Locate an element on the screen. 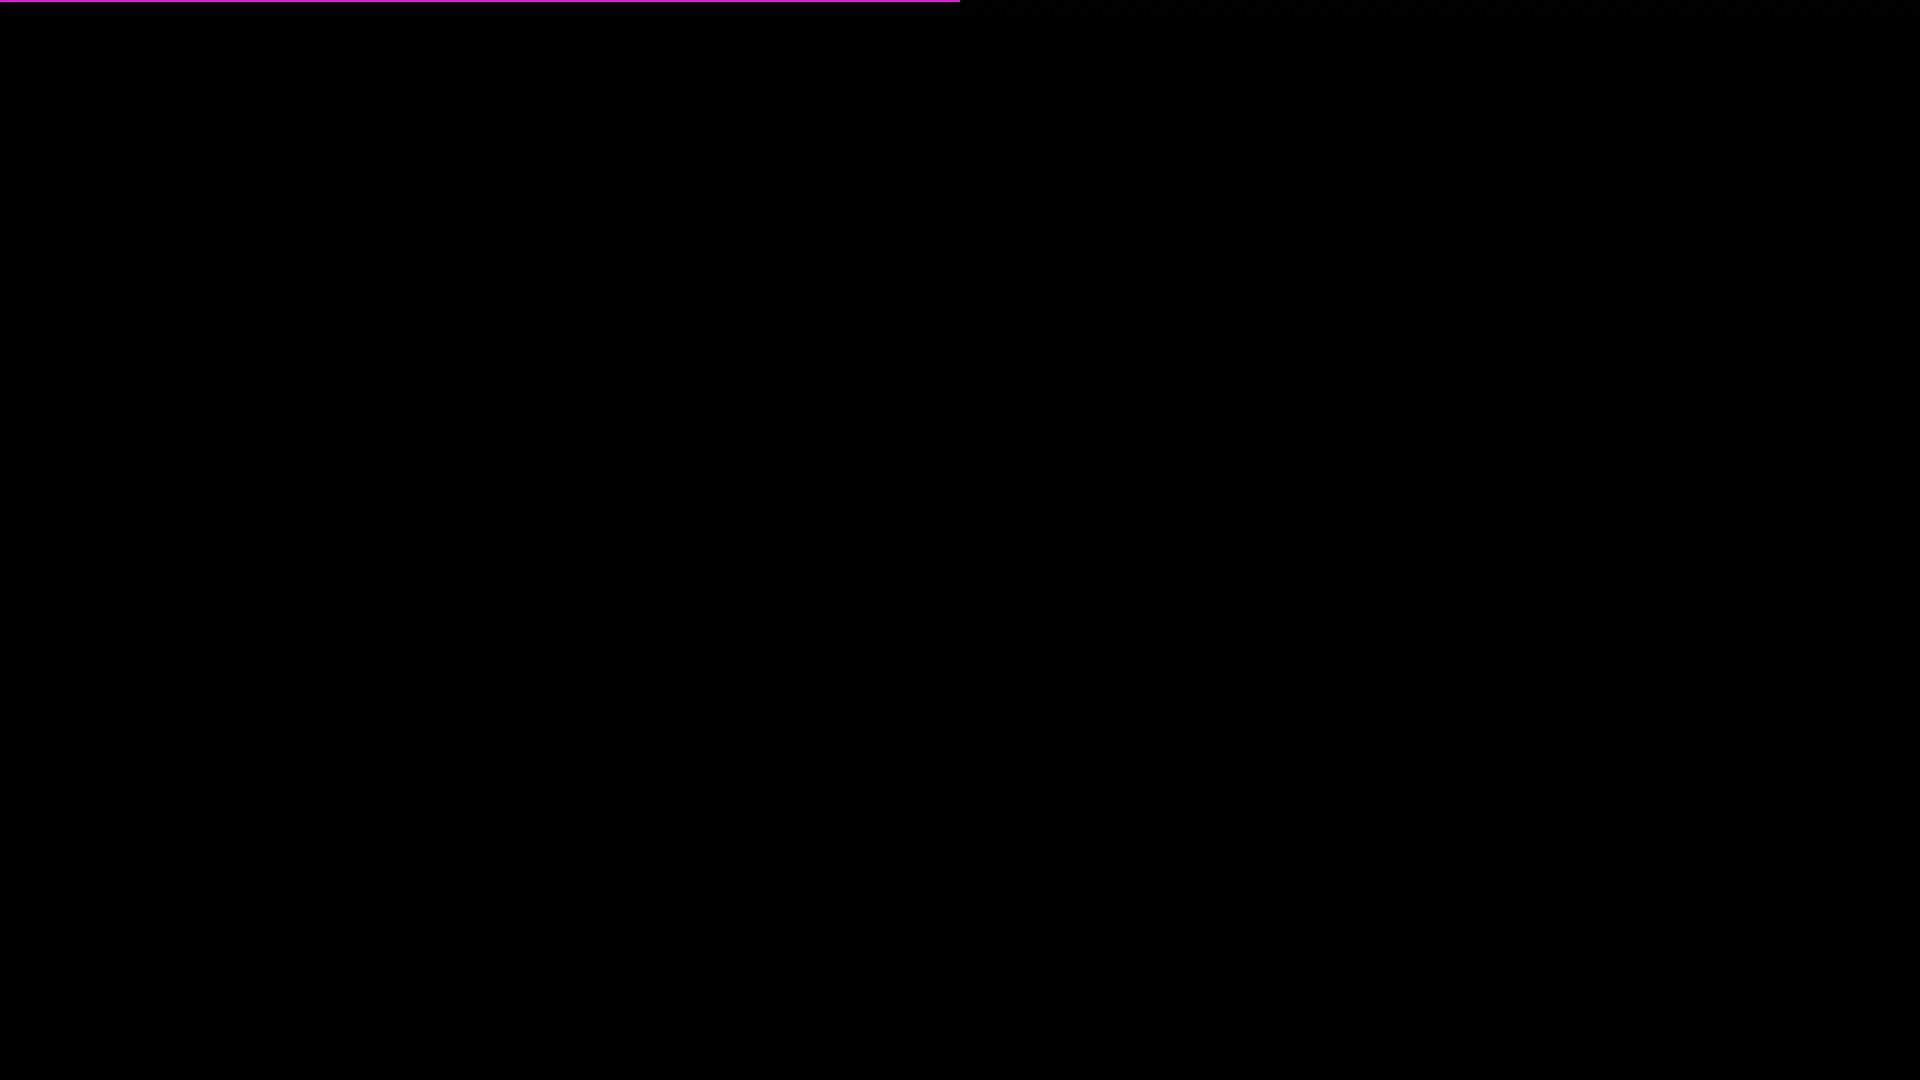 This screenshot has height=1080, width=1920. Log in is located at coordinates (958, 563).